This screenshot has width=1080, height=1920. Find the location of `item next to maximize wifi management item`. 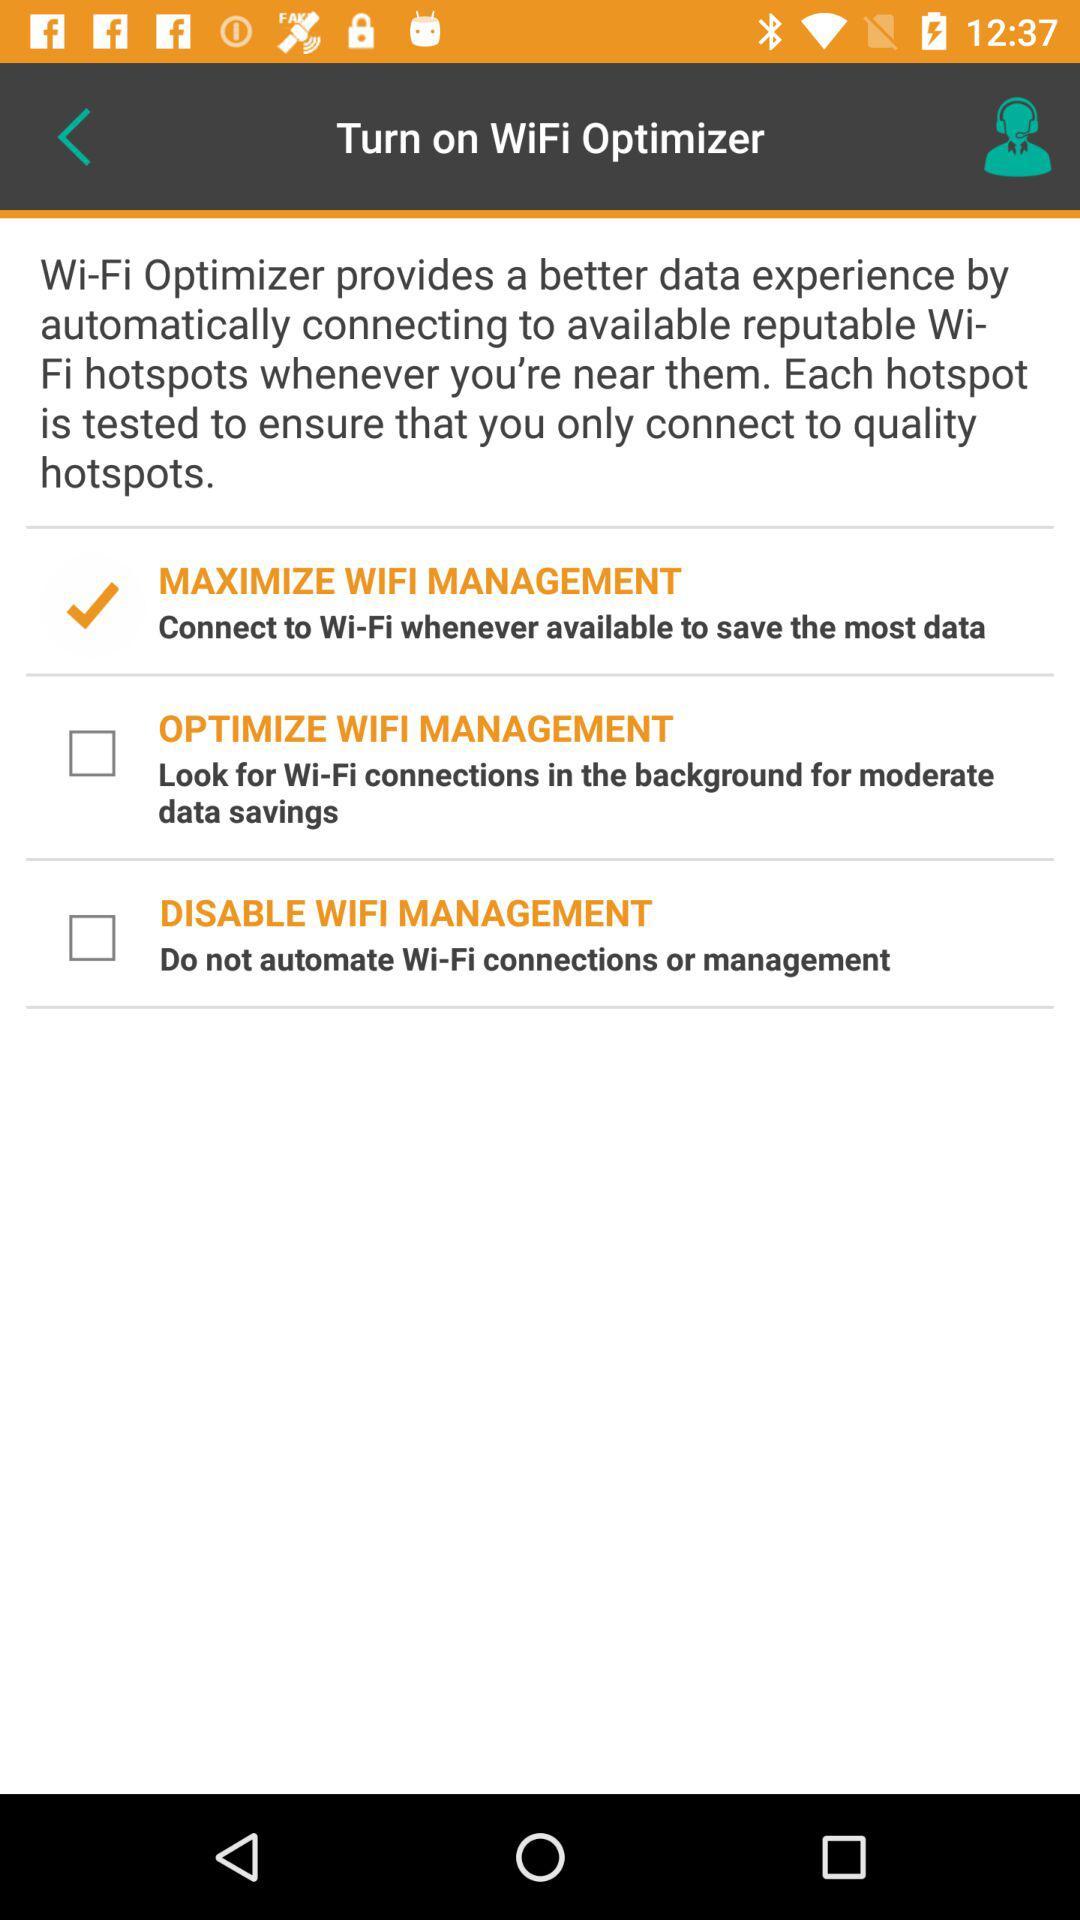

item next to maximize wifi management item is located at coordinates (92, 604).